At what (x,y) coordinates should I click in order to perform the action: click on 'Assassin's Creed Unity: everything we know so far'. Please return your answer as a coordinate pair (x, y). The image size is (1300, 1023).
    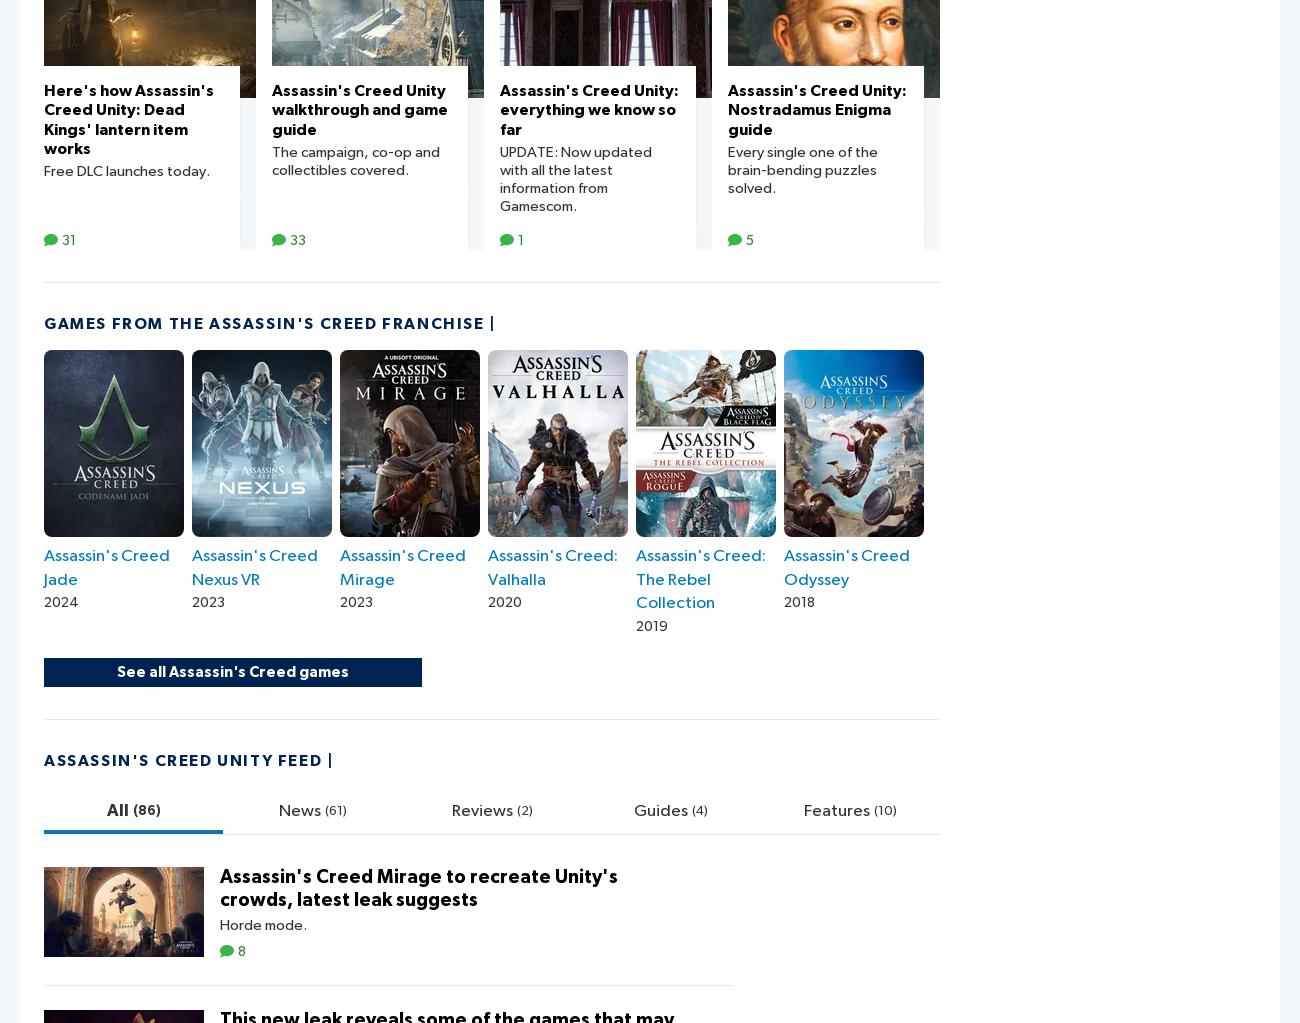
    Looking at the image, I should click on (499, 109).